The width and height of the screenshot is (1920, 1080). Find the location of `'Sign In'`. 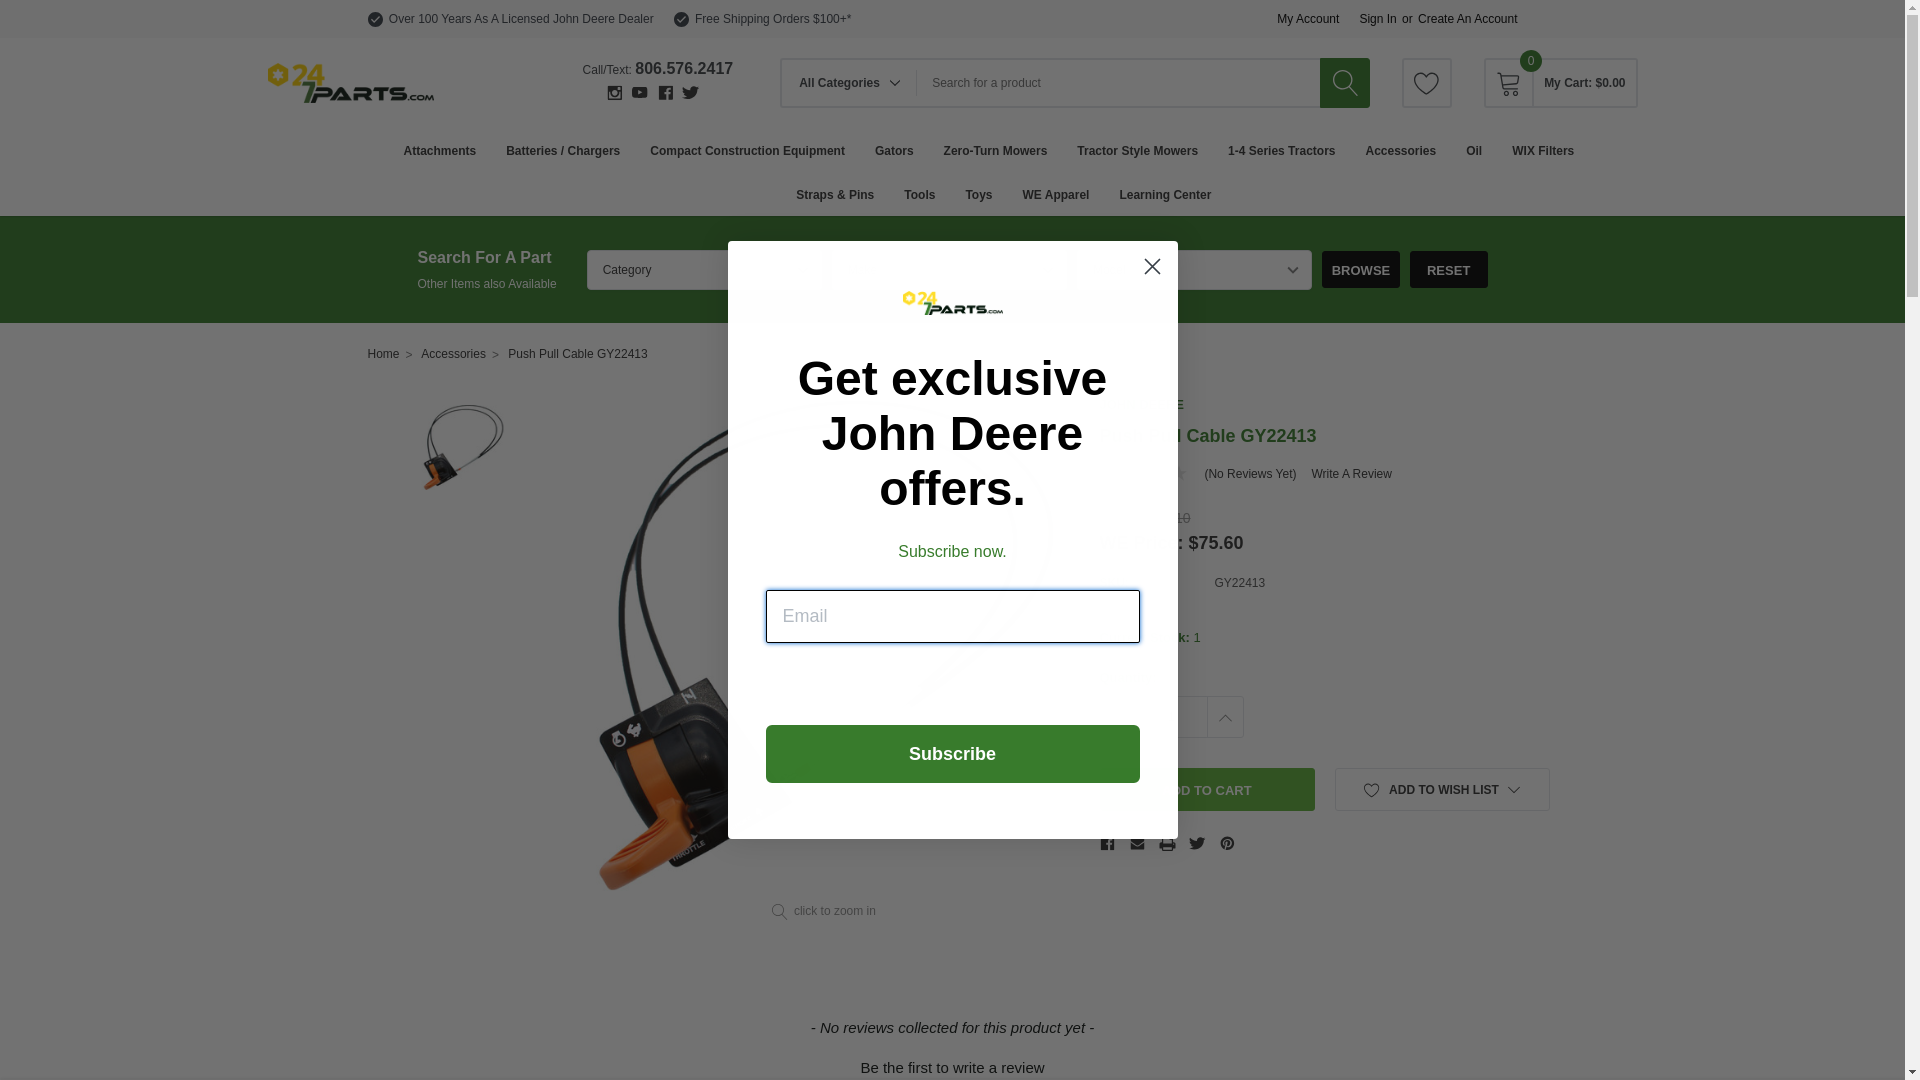

'Sign In' is located at coordinates (1376, 19).